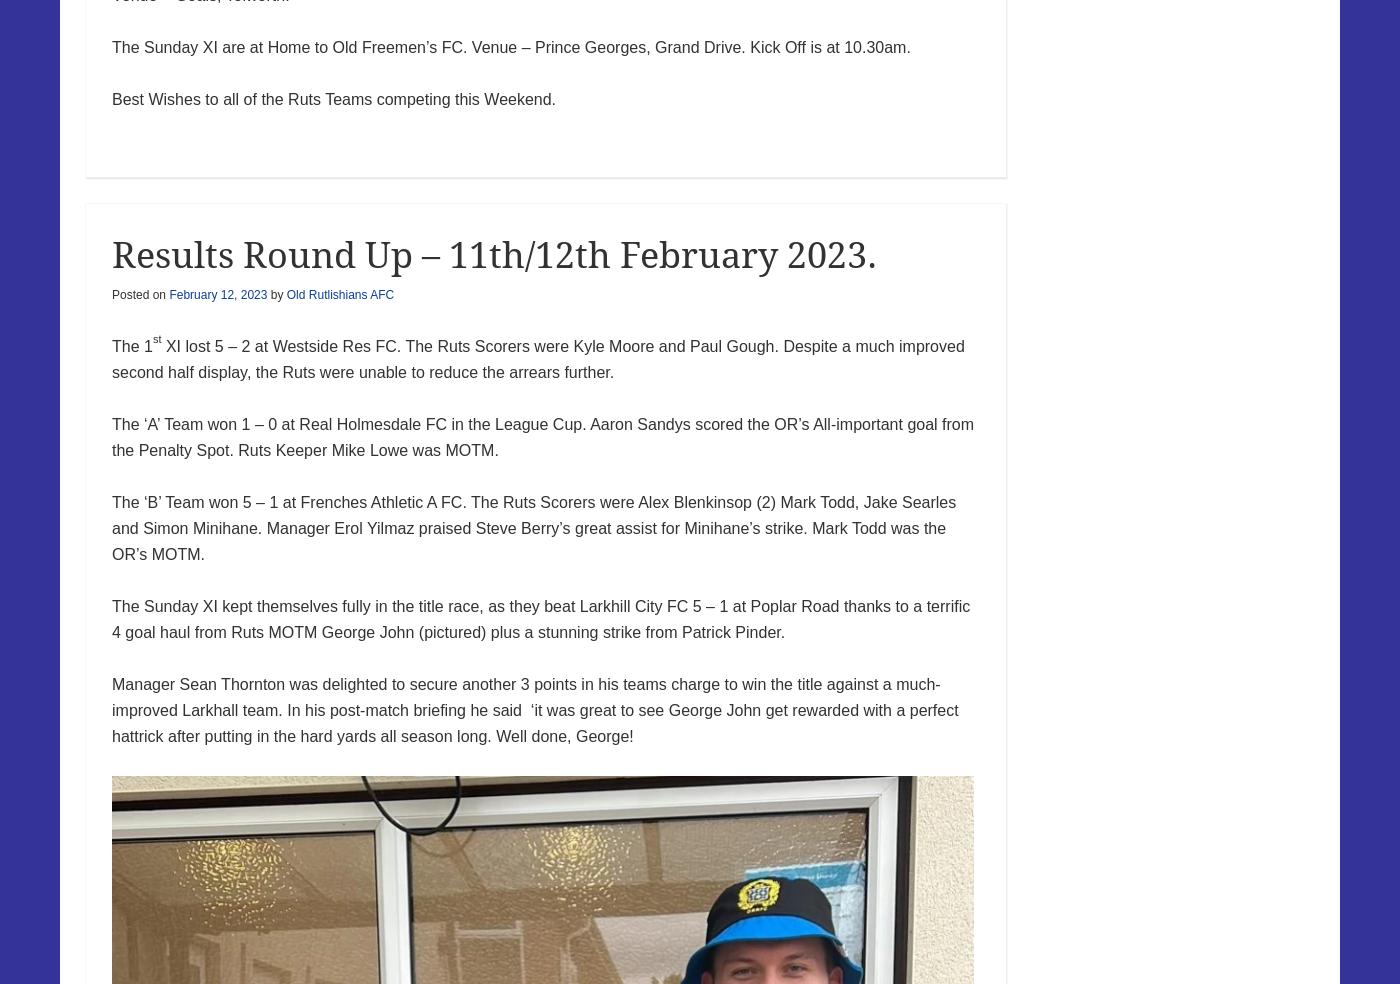 This screenshot has height=984, width=1400. What do you see at coordinates (112, 253) in the screenshot?
I see `'Results Round Up – 11th/12th February 2023.'` at bounding box center [112, 253].